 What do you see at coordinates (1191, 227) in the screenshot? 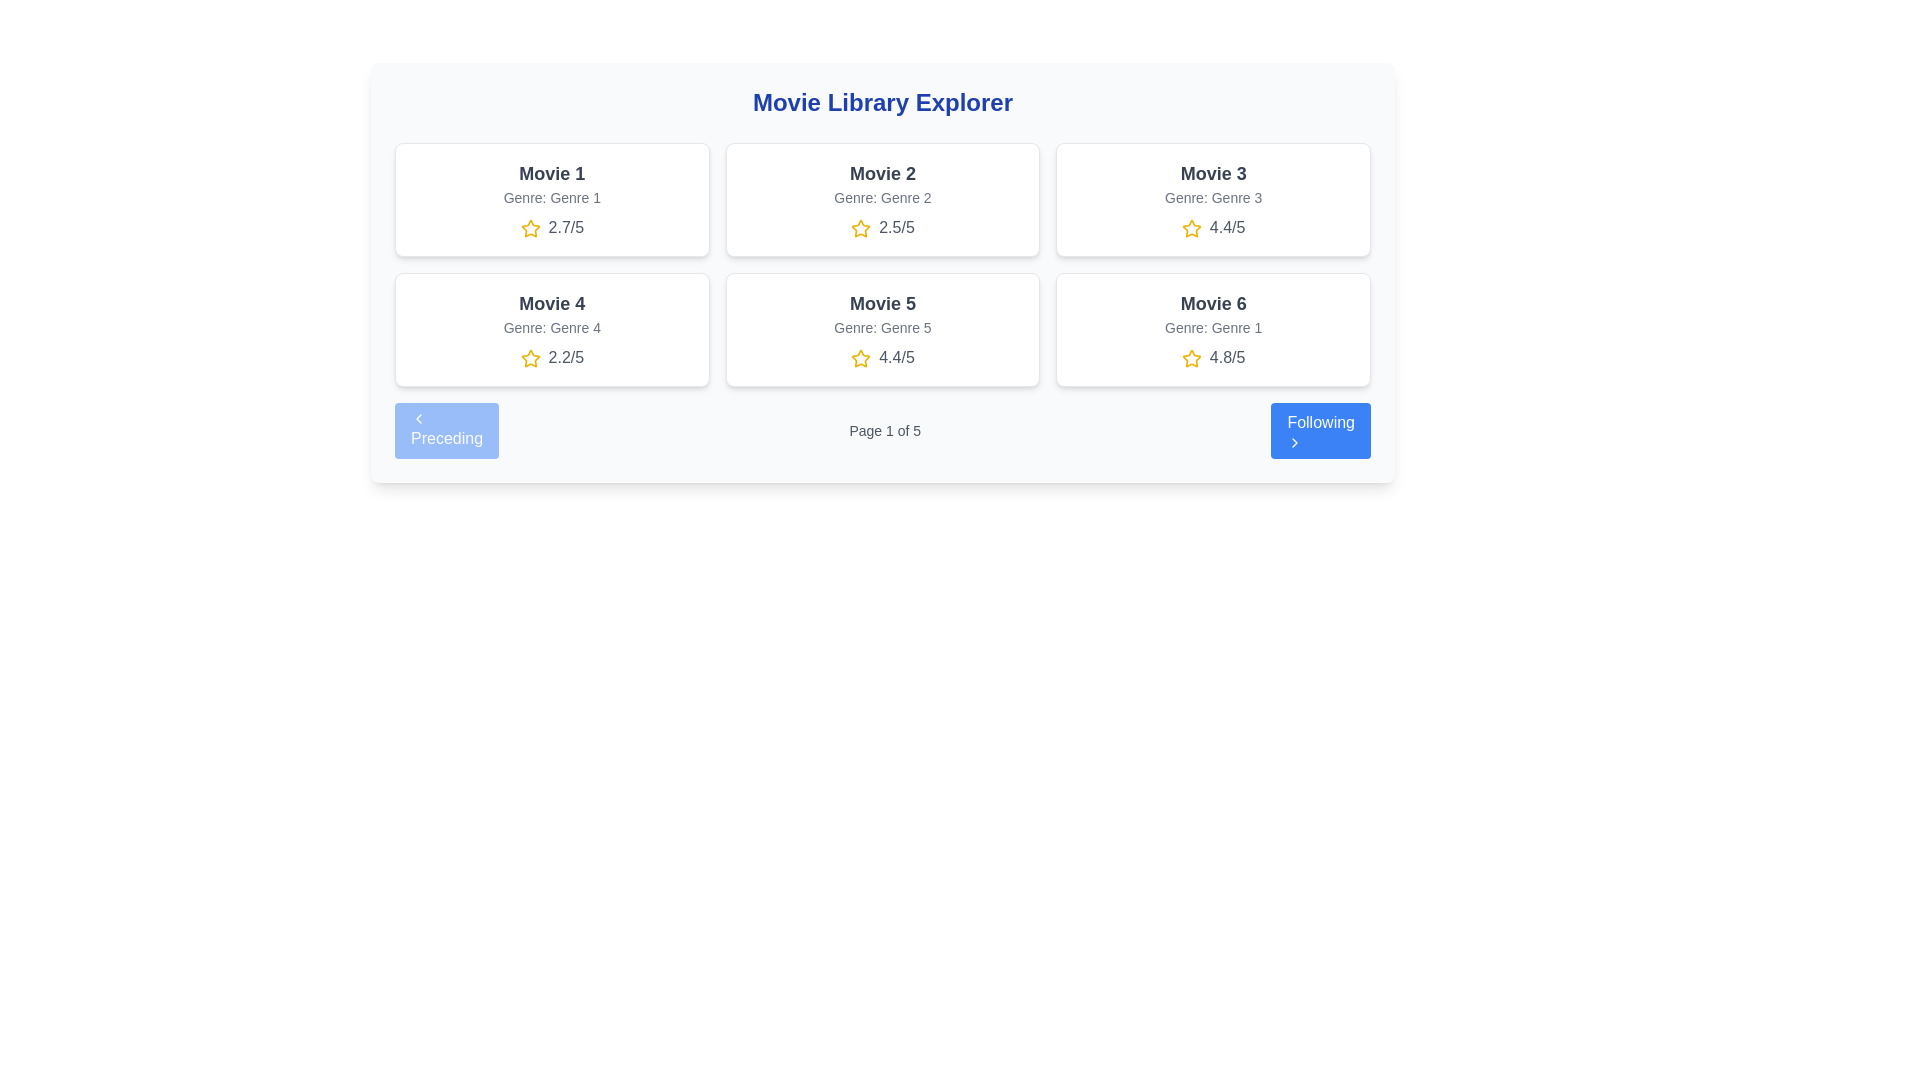
I see `the star icon representing the movie's rating in the Movie 3 card located in the top-right section of the movie grid` at bounding box center [1191, 227].